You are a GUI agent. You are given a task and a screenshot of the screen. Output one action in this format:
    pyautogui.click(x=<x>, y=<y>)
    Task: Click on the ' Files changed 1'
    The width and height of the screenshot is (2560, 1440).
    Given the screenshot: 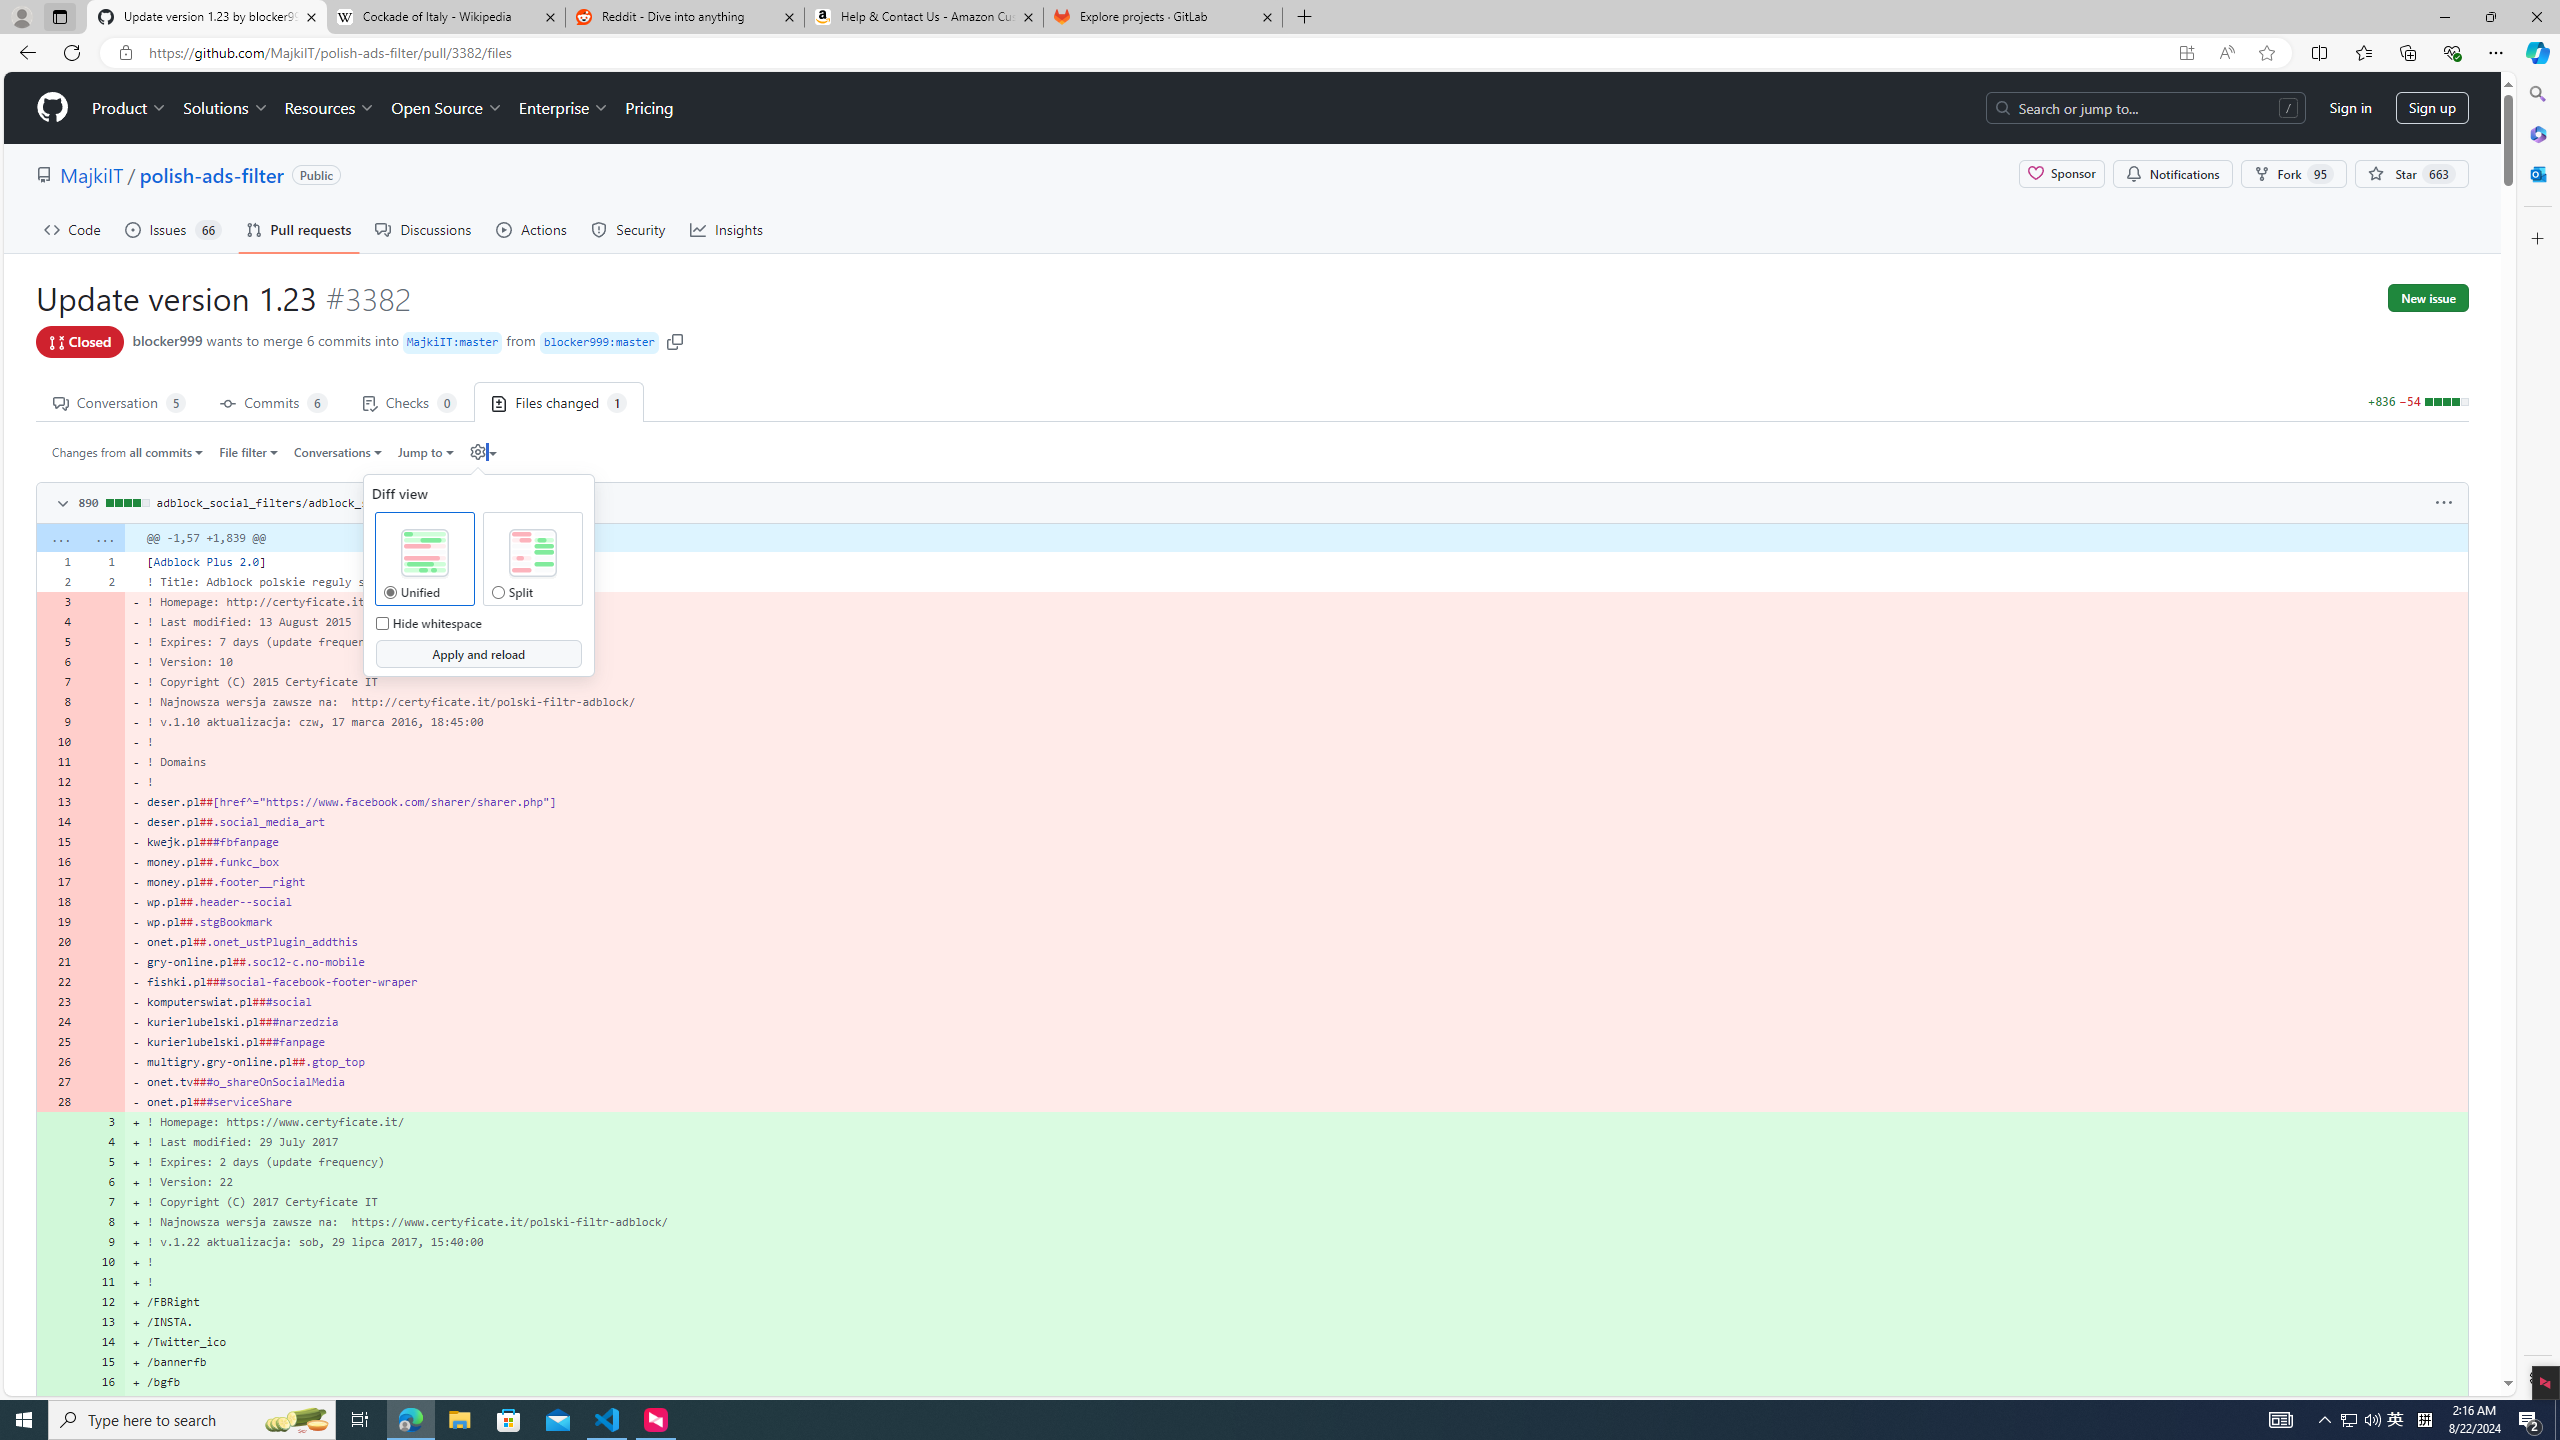 What is the action you would take?
    pyautogui.click(x=558, y=401)
    